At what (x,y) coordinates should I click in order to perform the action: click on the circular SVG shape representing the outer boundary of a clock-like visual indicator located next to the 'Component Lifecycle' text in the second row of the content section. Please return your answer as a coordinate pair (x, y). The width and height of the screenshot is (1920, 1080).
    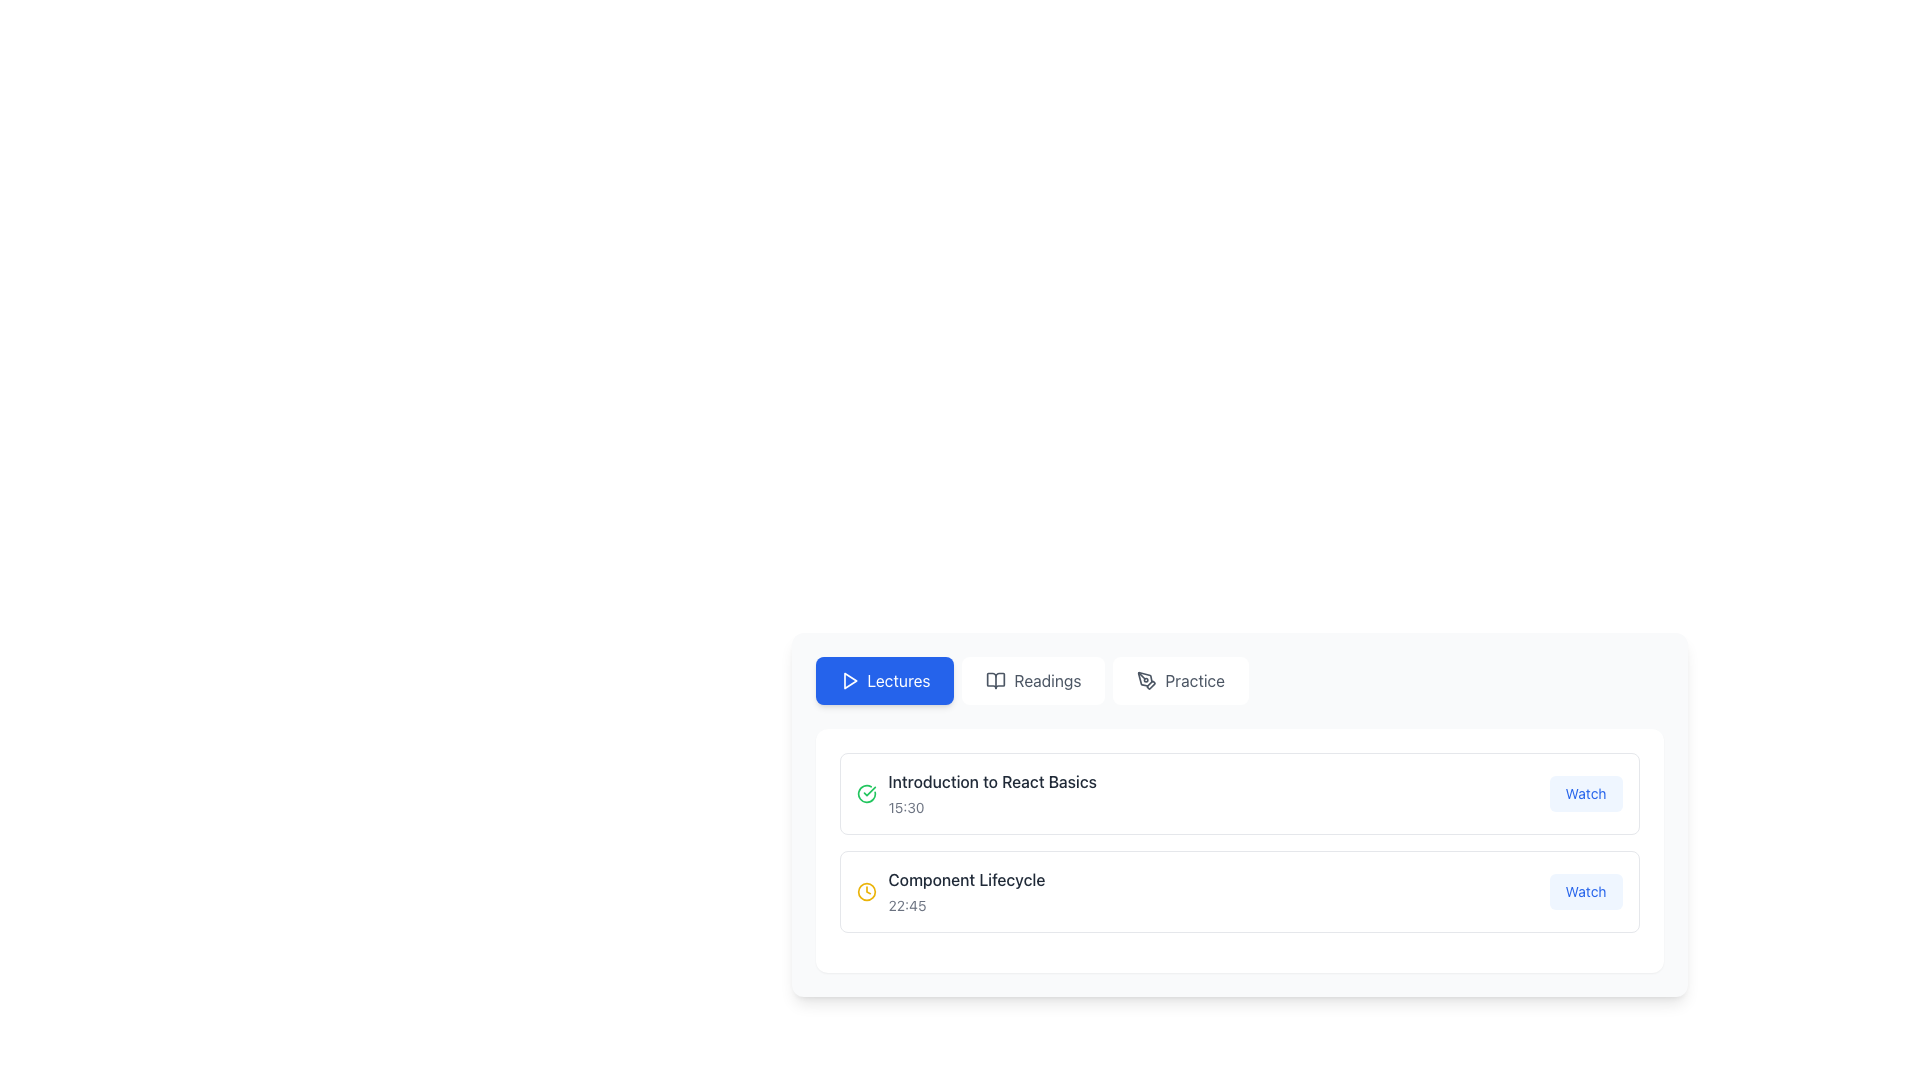
    Looking at the image, I should click on (866, 890).